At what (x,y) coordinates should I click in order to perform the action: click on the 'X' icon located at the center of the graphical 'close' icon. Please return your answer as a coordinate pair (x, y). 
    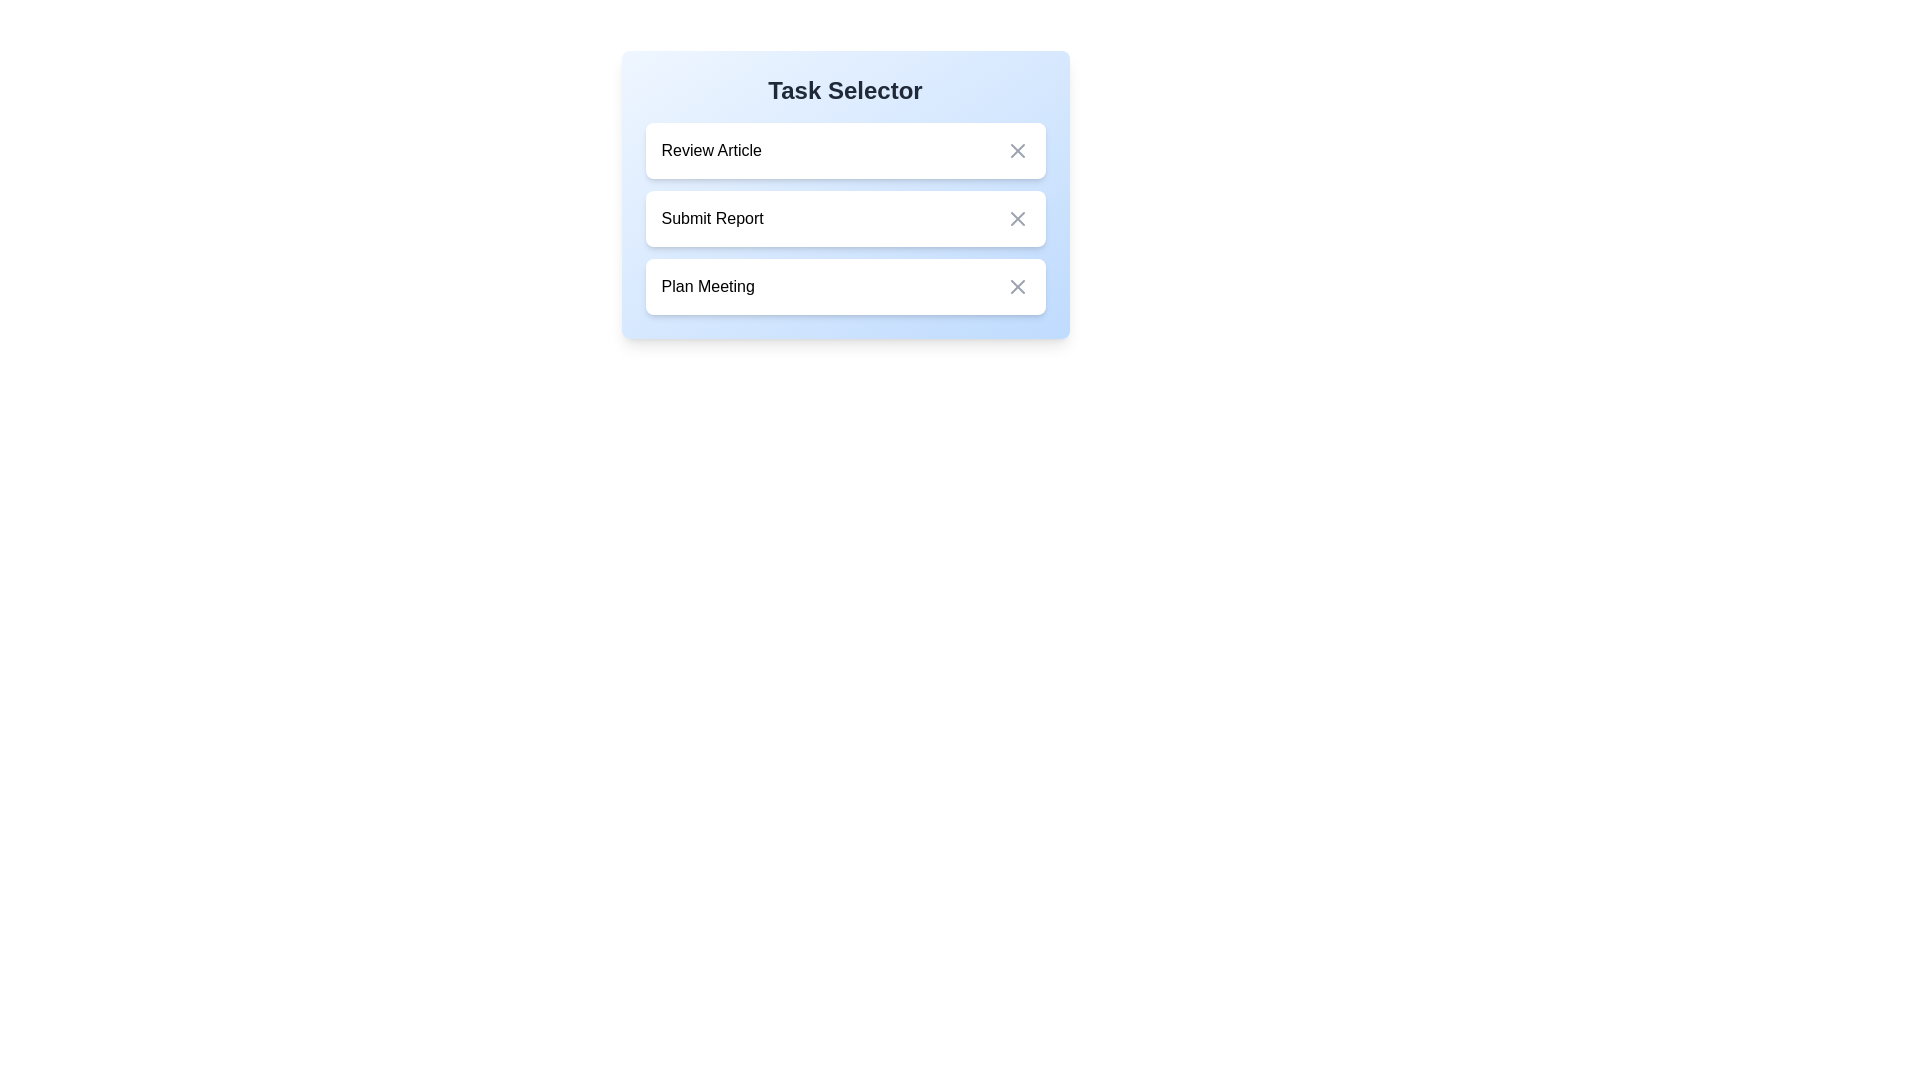
    Looking at the image, I should click on (1017, 219).